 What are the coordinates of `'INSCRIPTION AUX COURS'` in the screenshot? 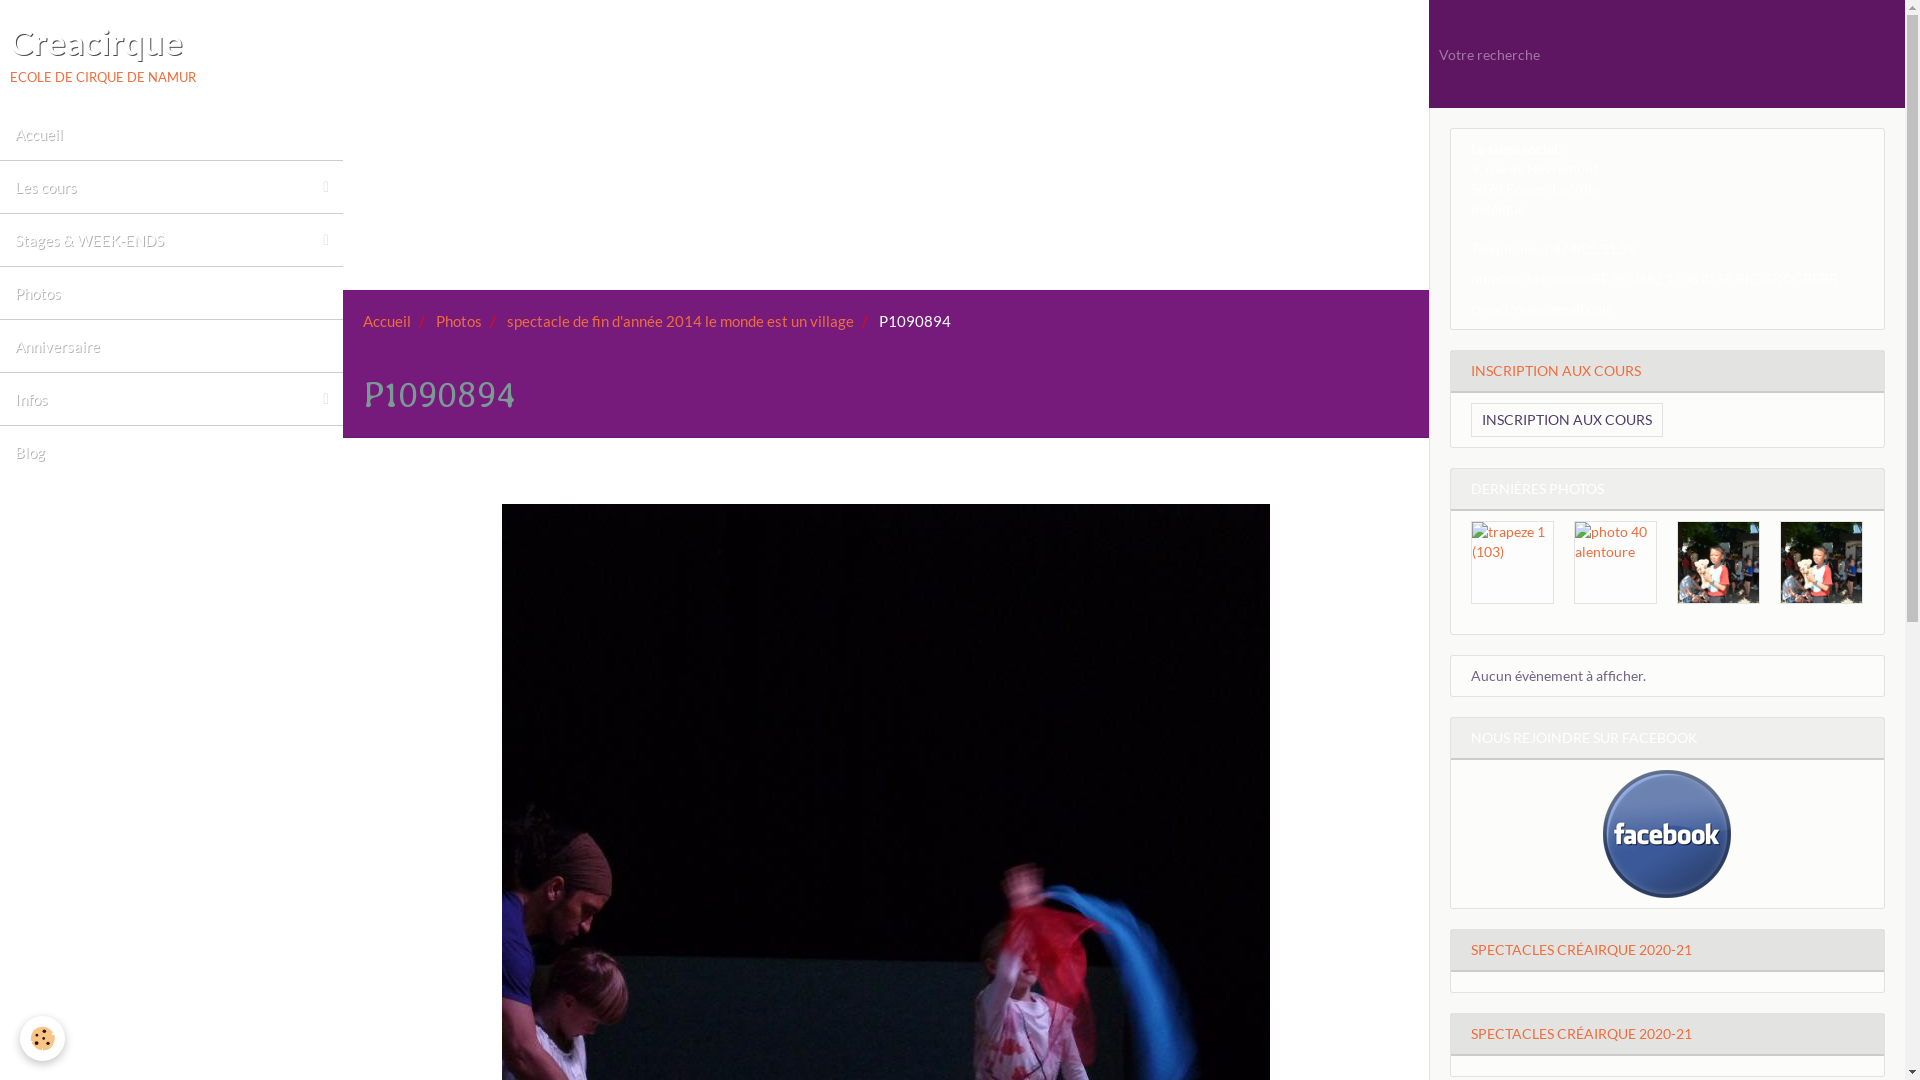 It's located at (1450, 370).